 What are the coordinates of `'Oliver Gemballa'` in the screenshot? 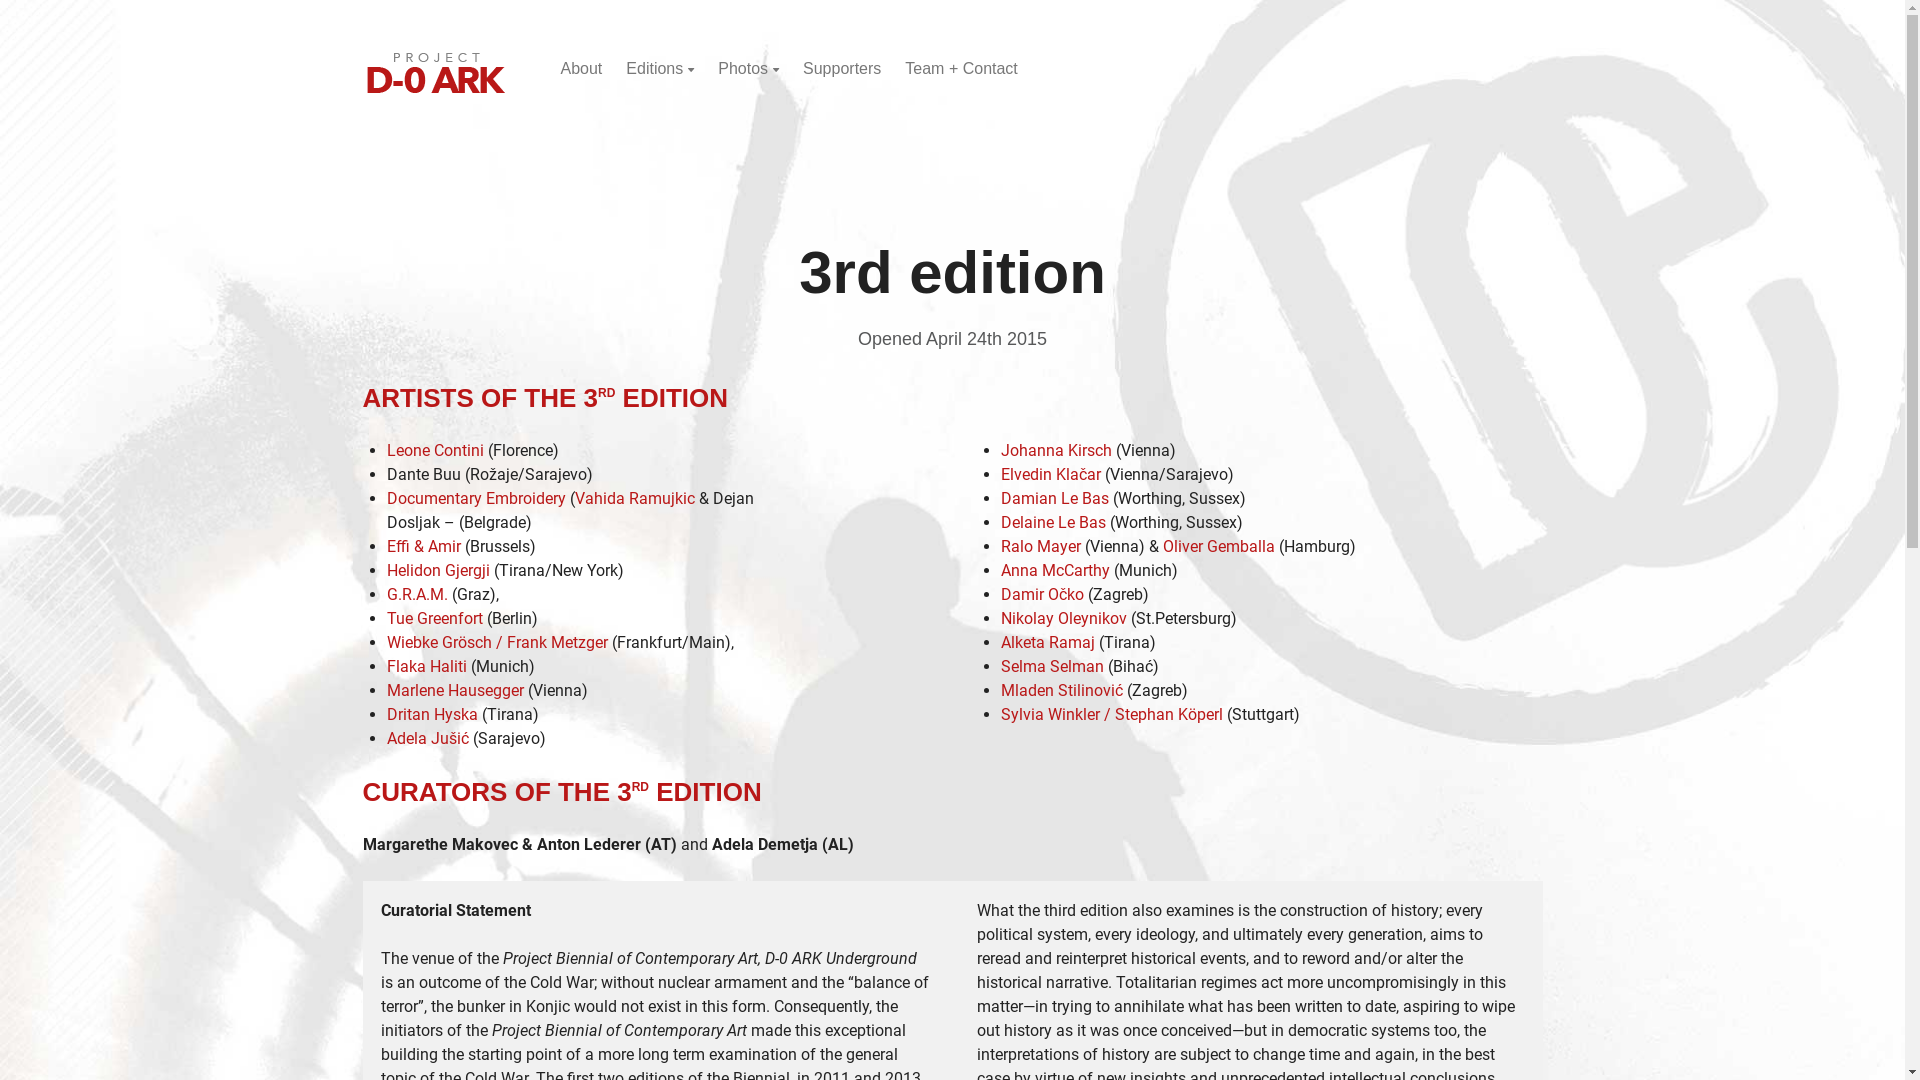 It's located at (1217, 546).